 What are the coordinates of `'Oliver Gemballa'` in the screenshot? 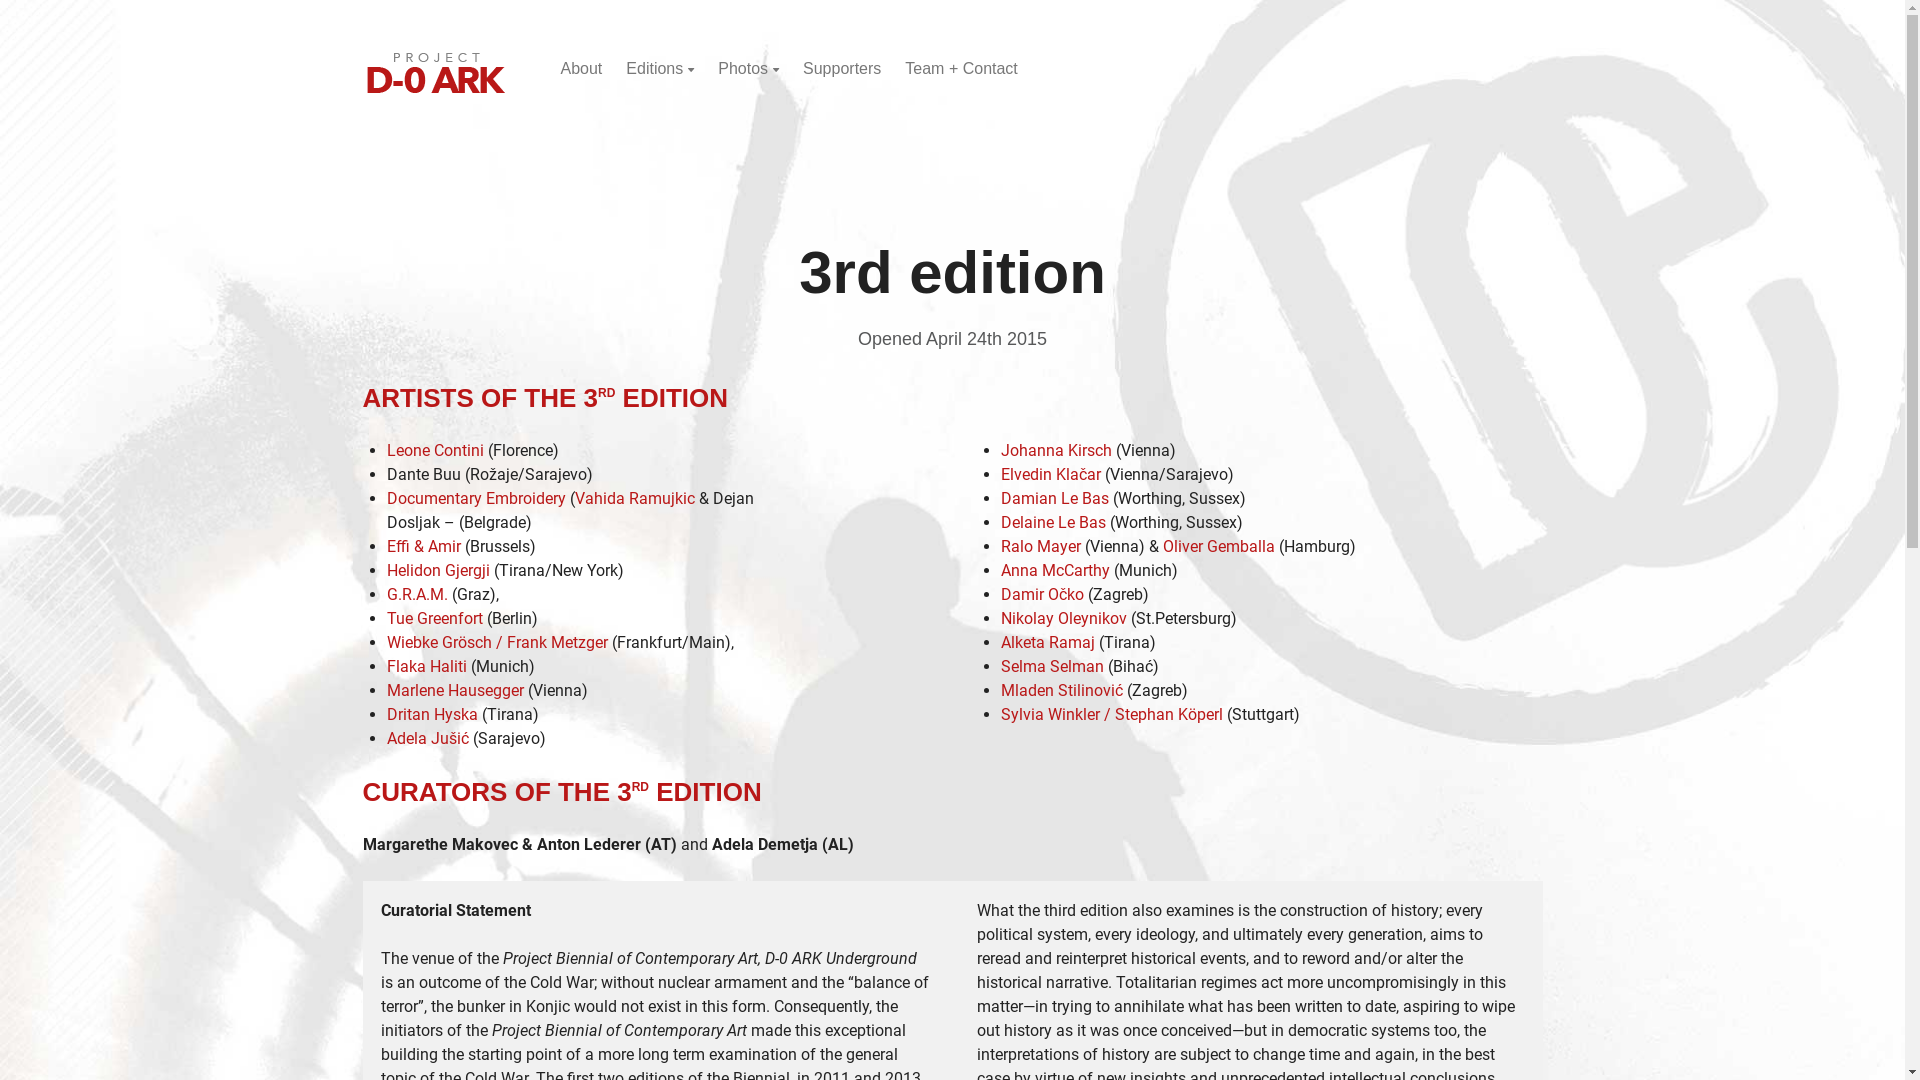 It's located at (1217, 546).